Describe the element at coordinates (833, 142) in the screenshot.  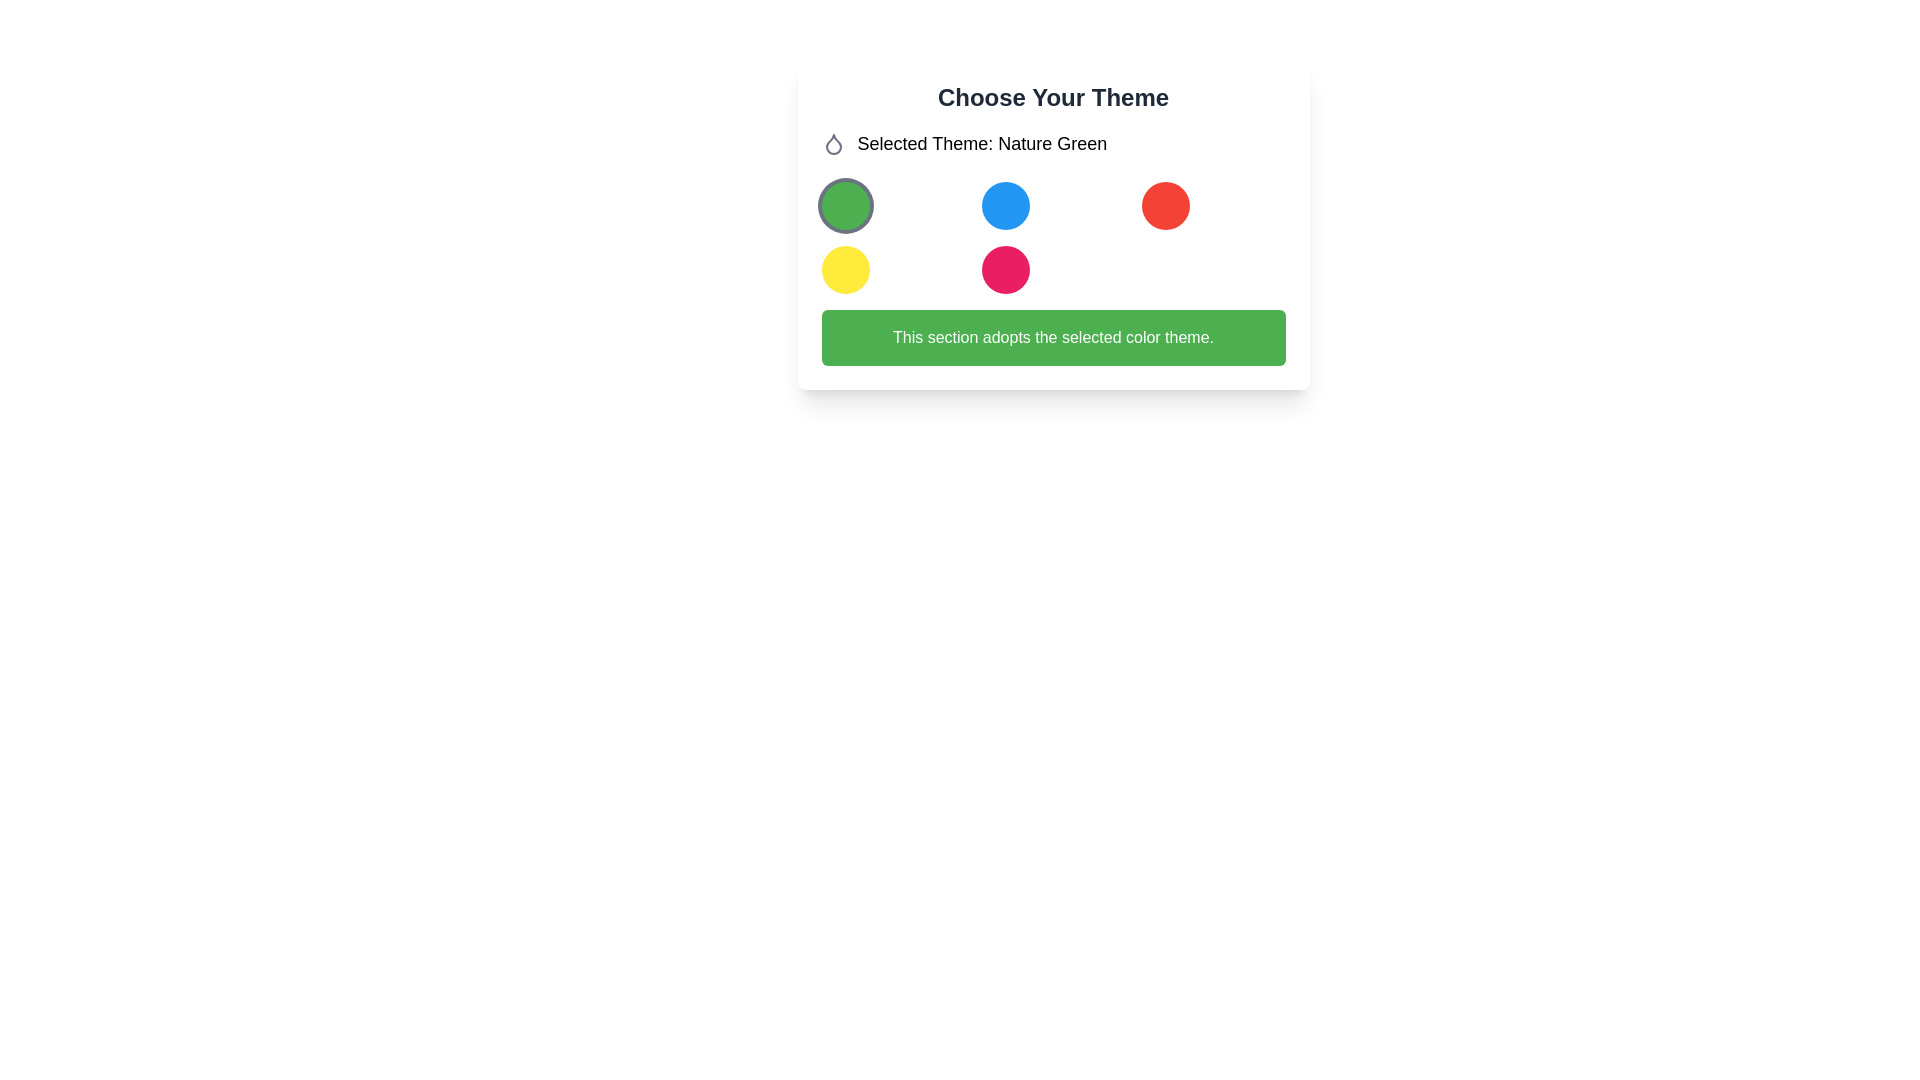
I see `the small light gray droplet icon located to the left of the text 'Selected Theme: Nature Green'` at that location.